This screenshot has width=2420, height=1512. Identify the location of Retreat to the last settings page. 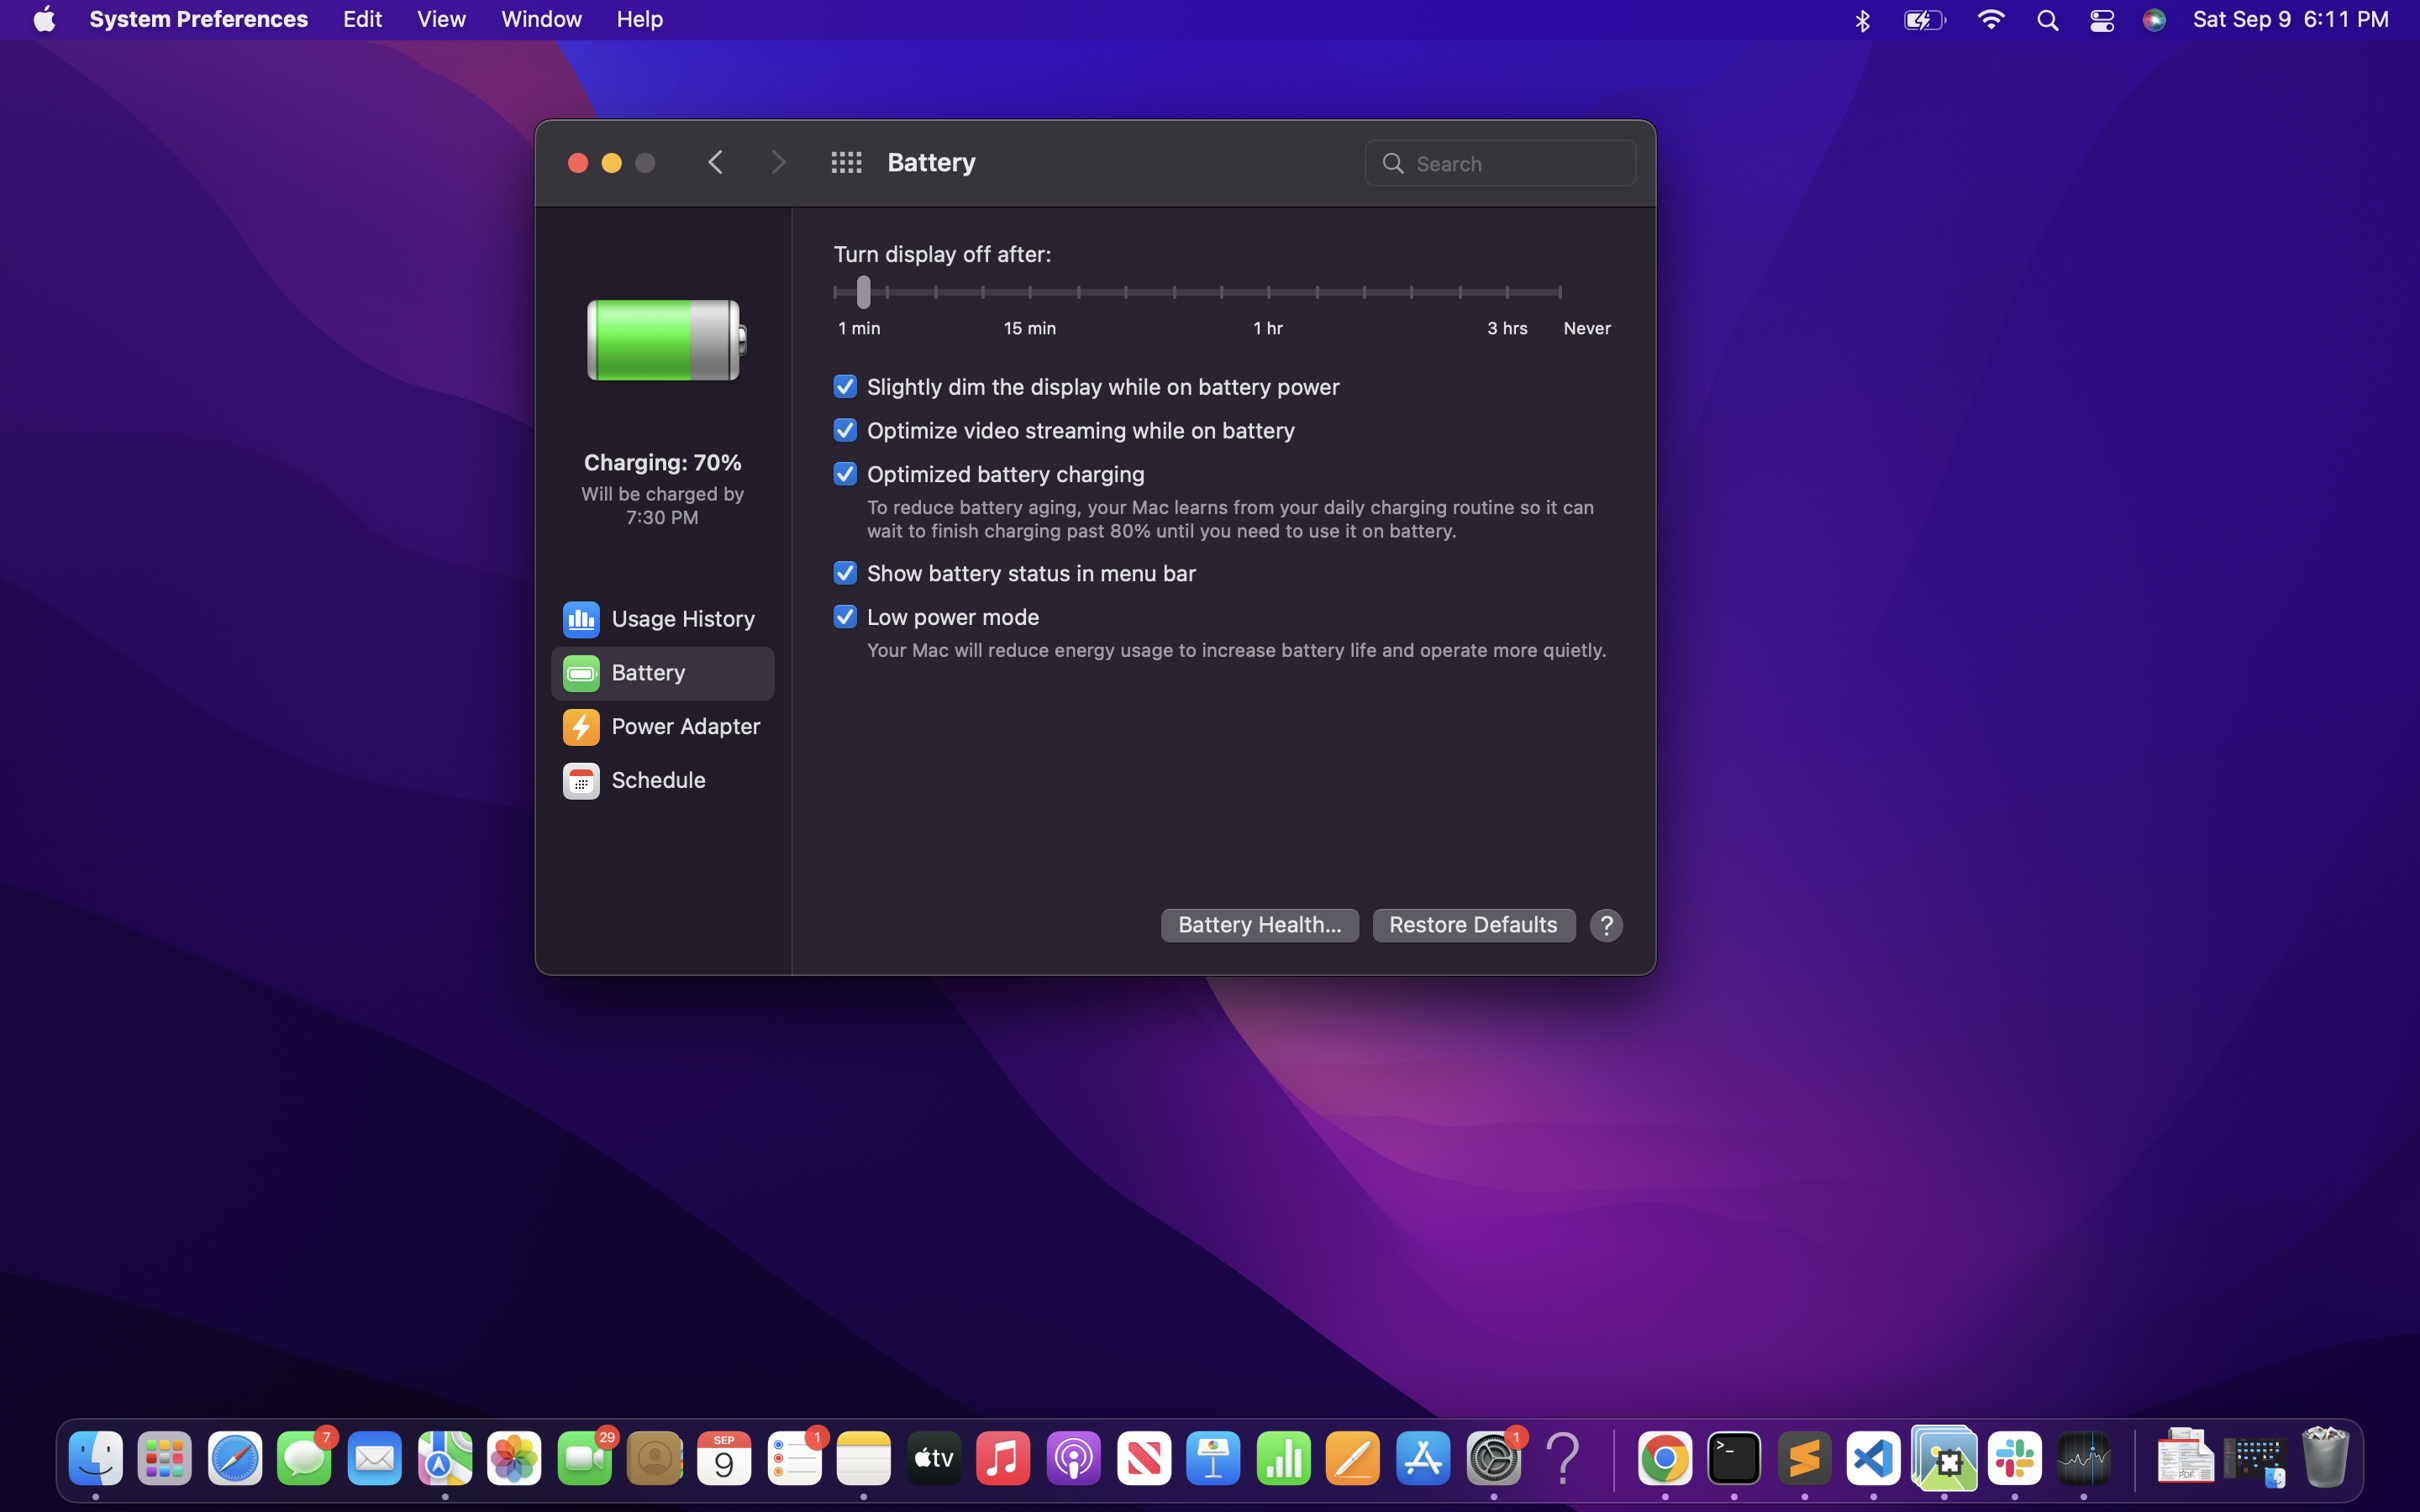
(717, 160).